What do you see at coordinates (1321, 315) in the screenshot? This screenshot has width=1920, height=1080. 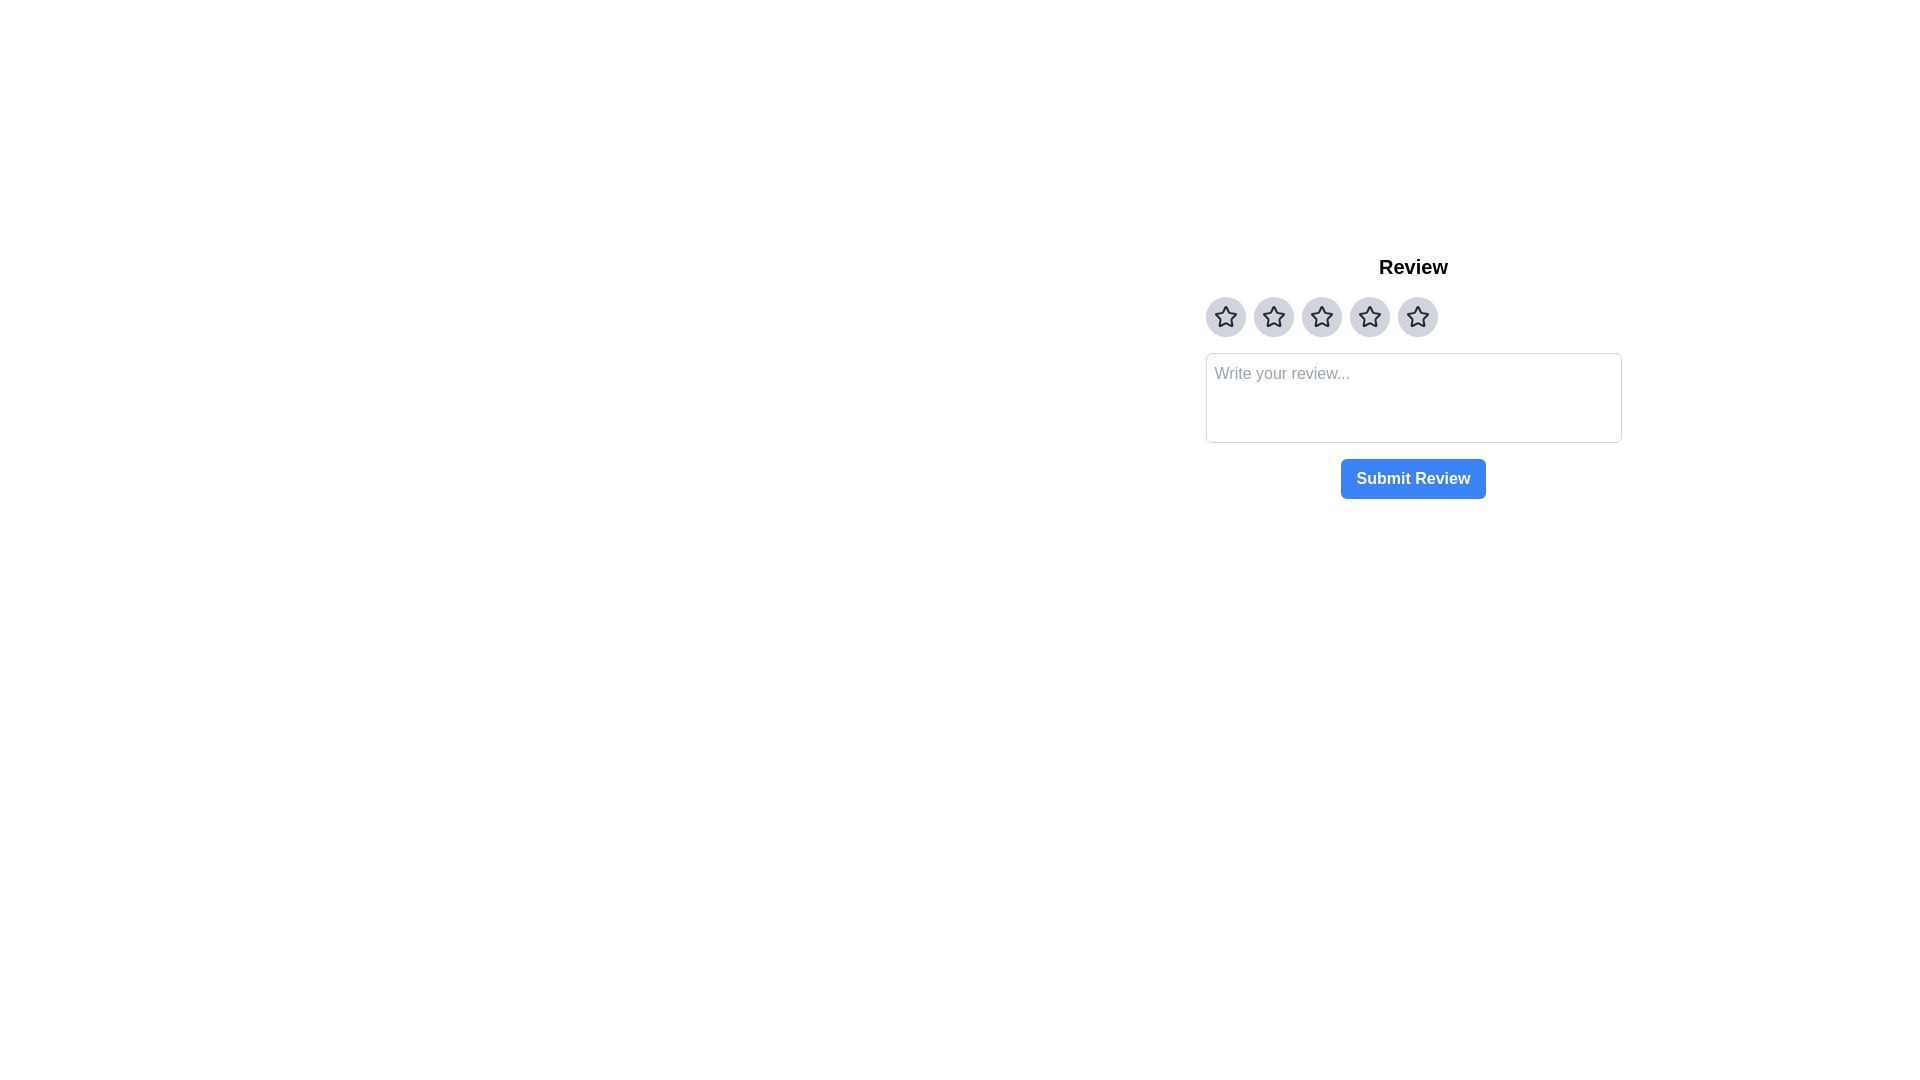 I see `the third star-shaped icon with a gray fill and border` at bounding box center [1321, 315].